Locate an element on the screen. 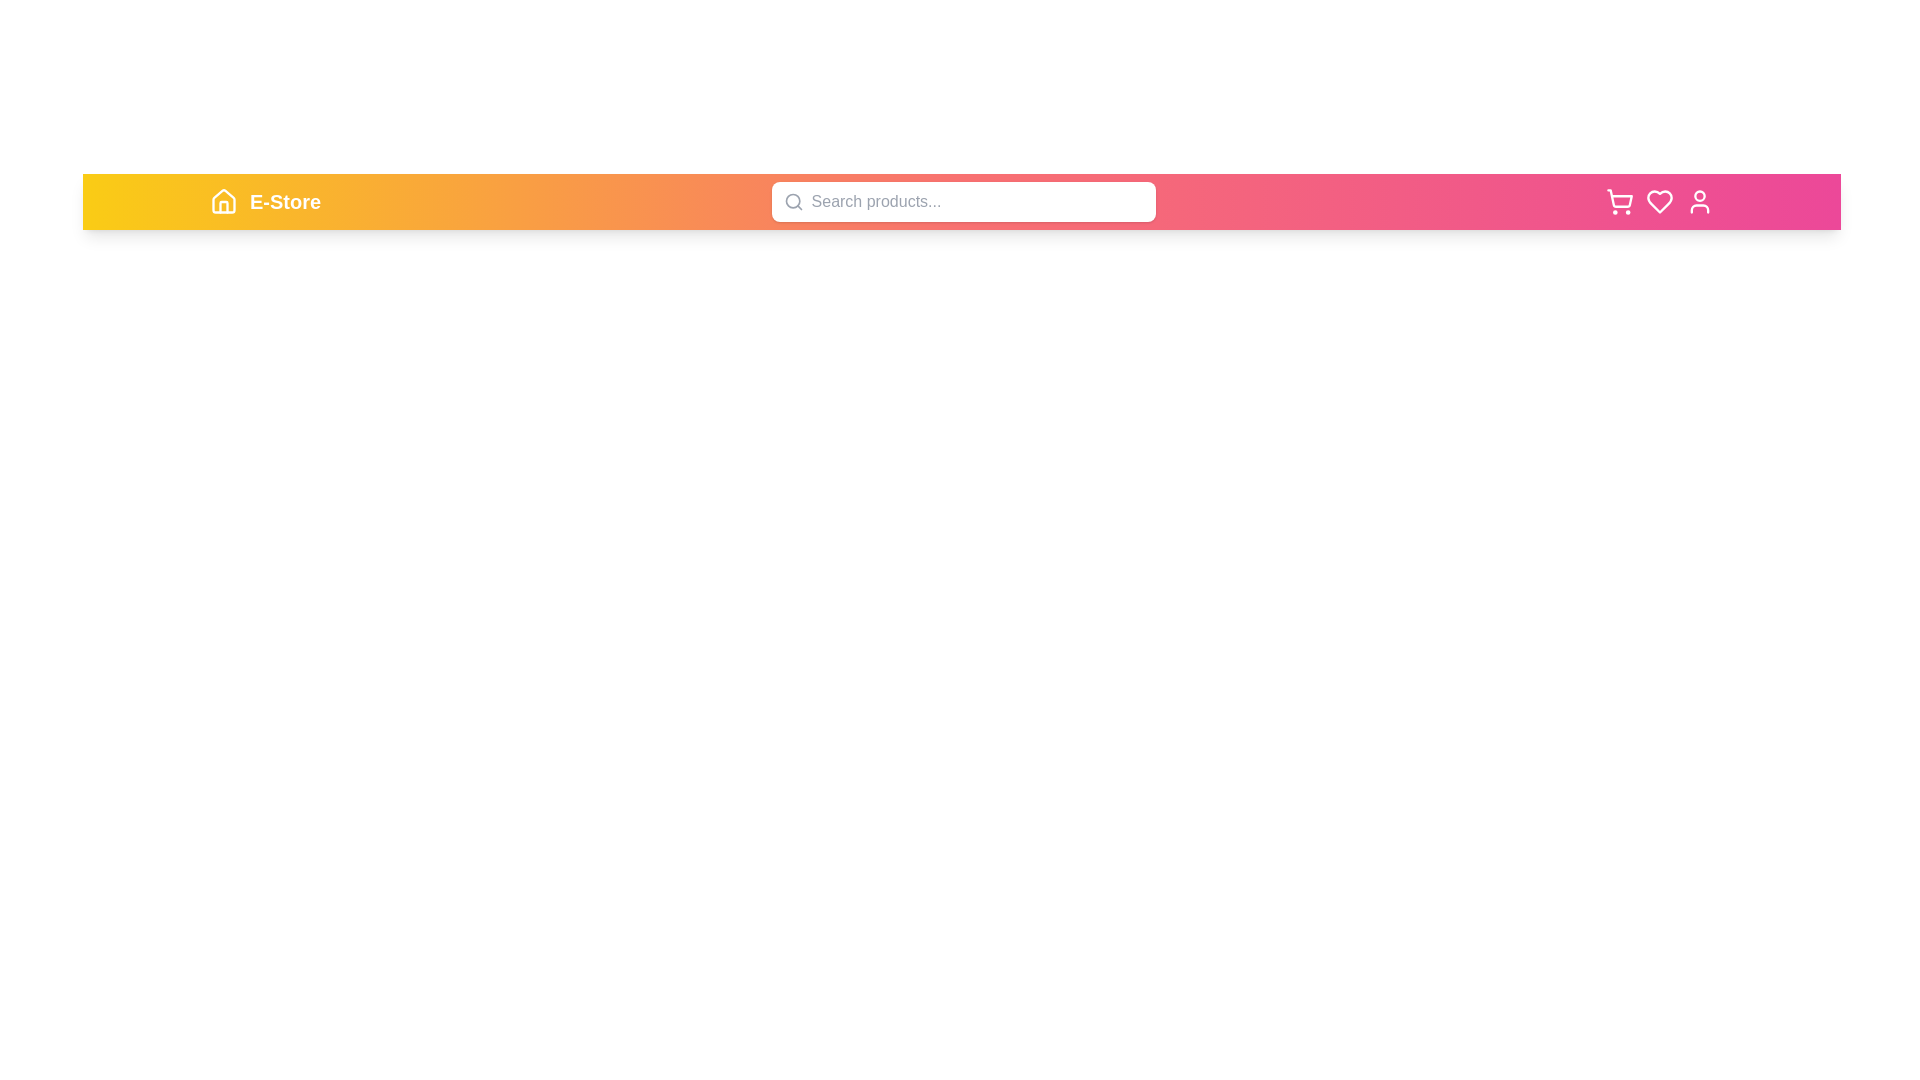  the 'E-Store' text in the navigation bar is located at coordinates (284, 201).